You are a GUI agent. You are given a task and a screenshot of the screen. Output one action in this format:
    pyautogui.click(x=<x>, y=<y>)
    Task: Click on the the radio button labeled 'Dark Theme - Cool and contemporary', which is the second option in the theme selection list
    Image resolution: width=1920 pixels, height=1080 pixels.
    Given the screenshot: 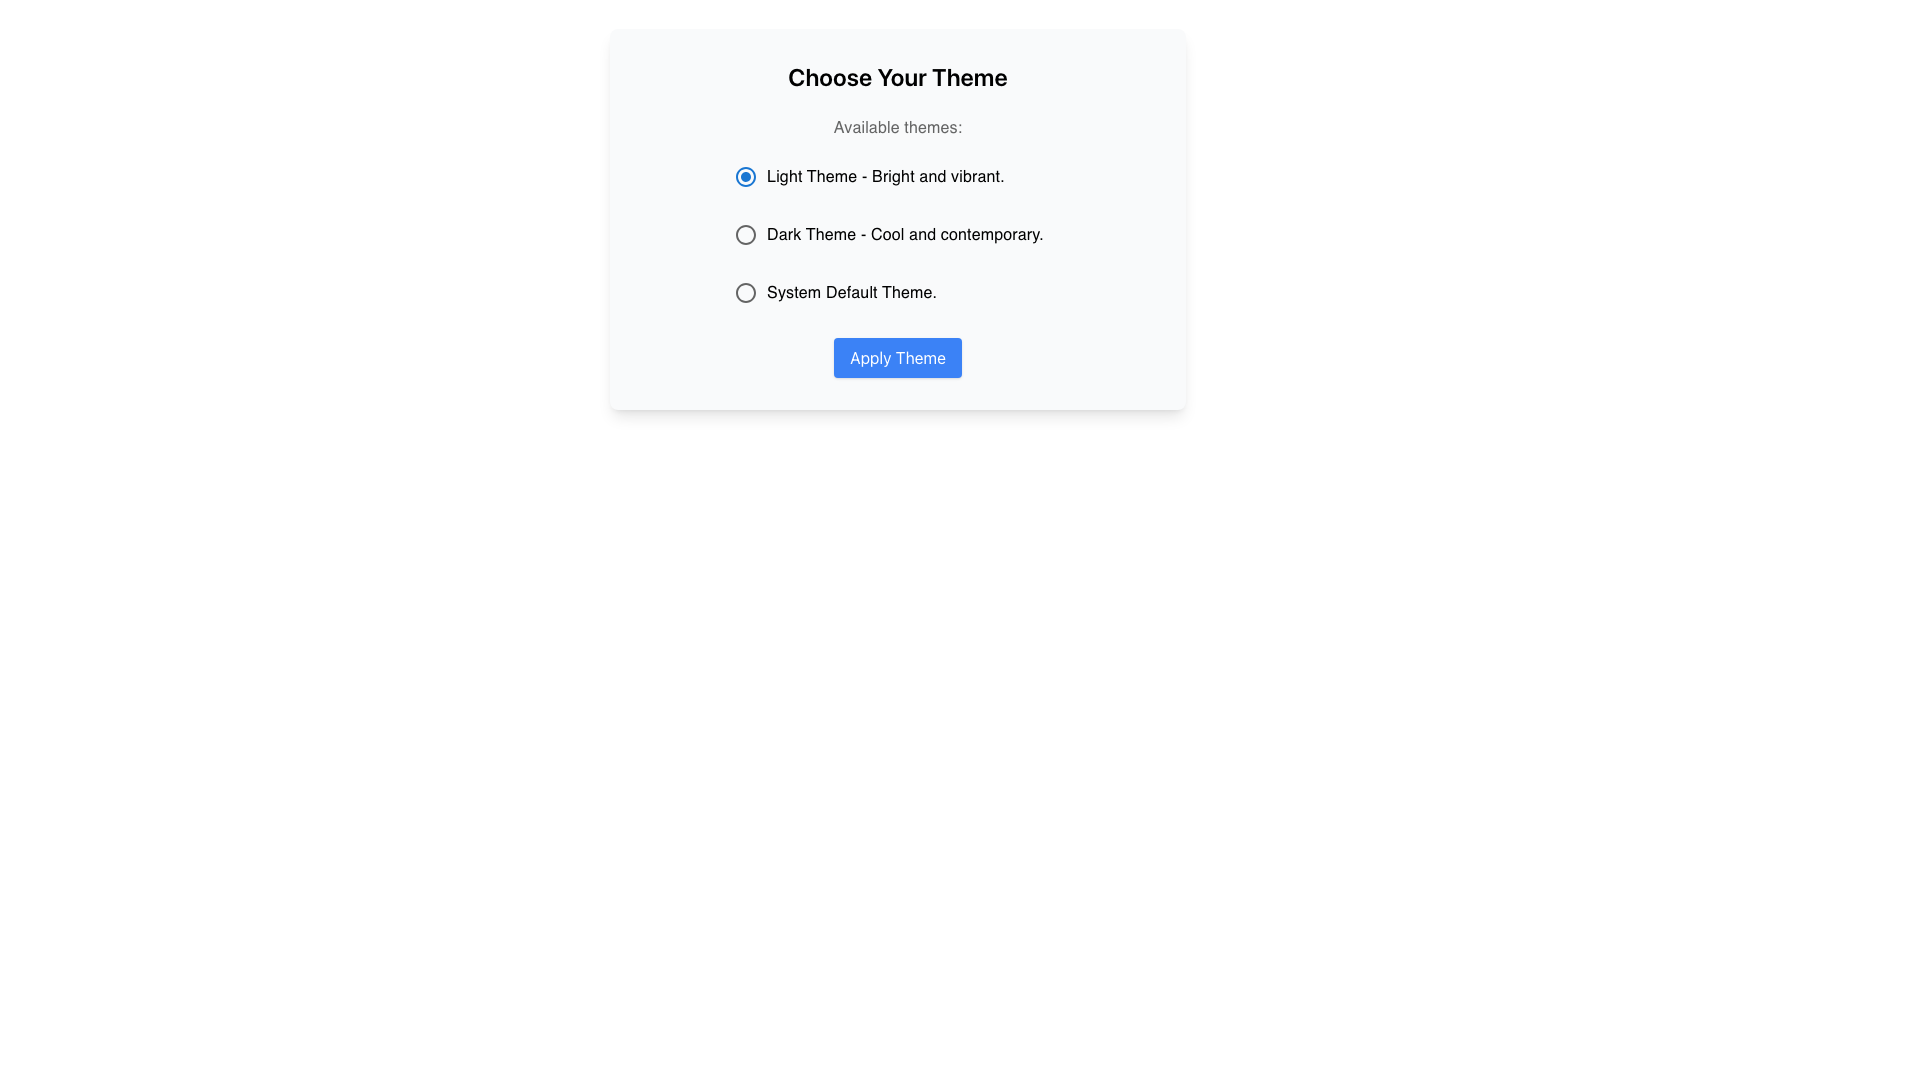 What is the action you would take?
    pyautogui.click(x=883, y=234)
    